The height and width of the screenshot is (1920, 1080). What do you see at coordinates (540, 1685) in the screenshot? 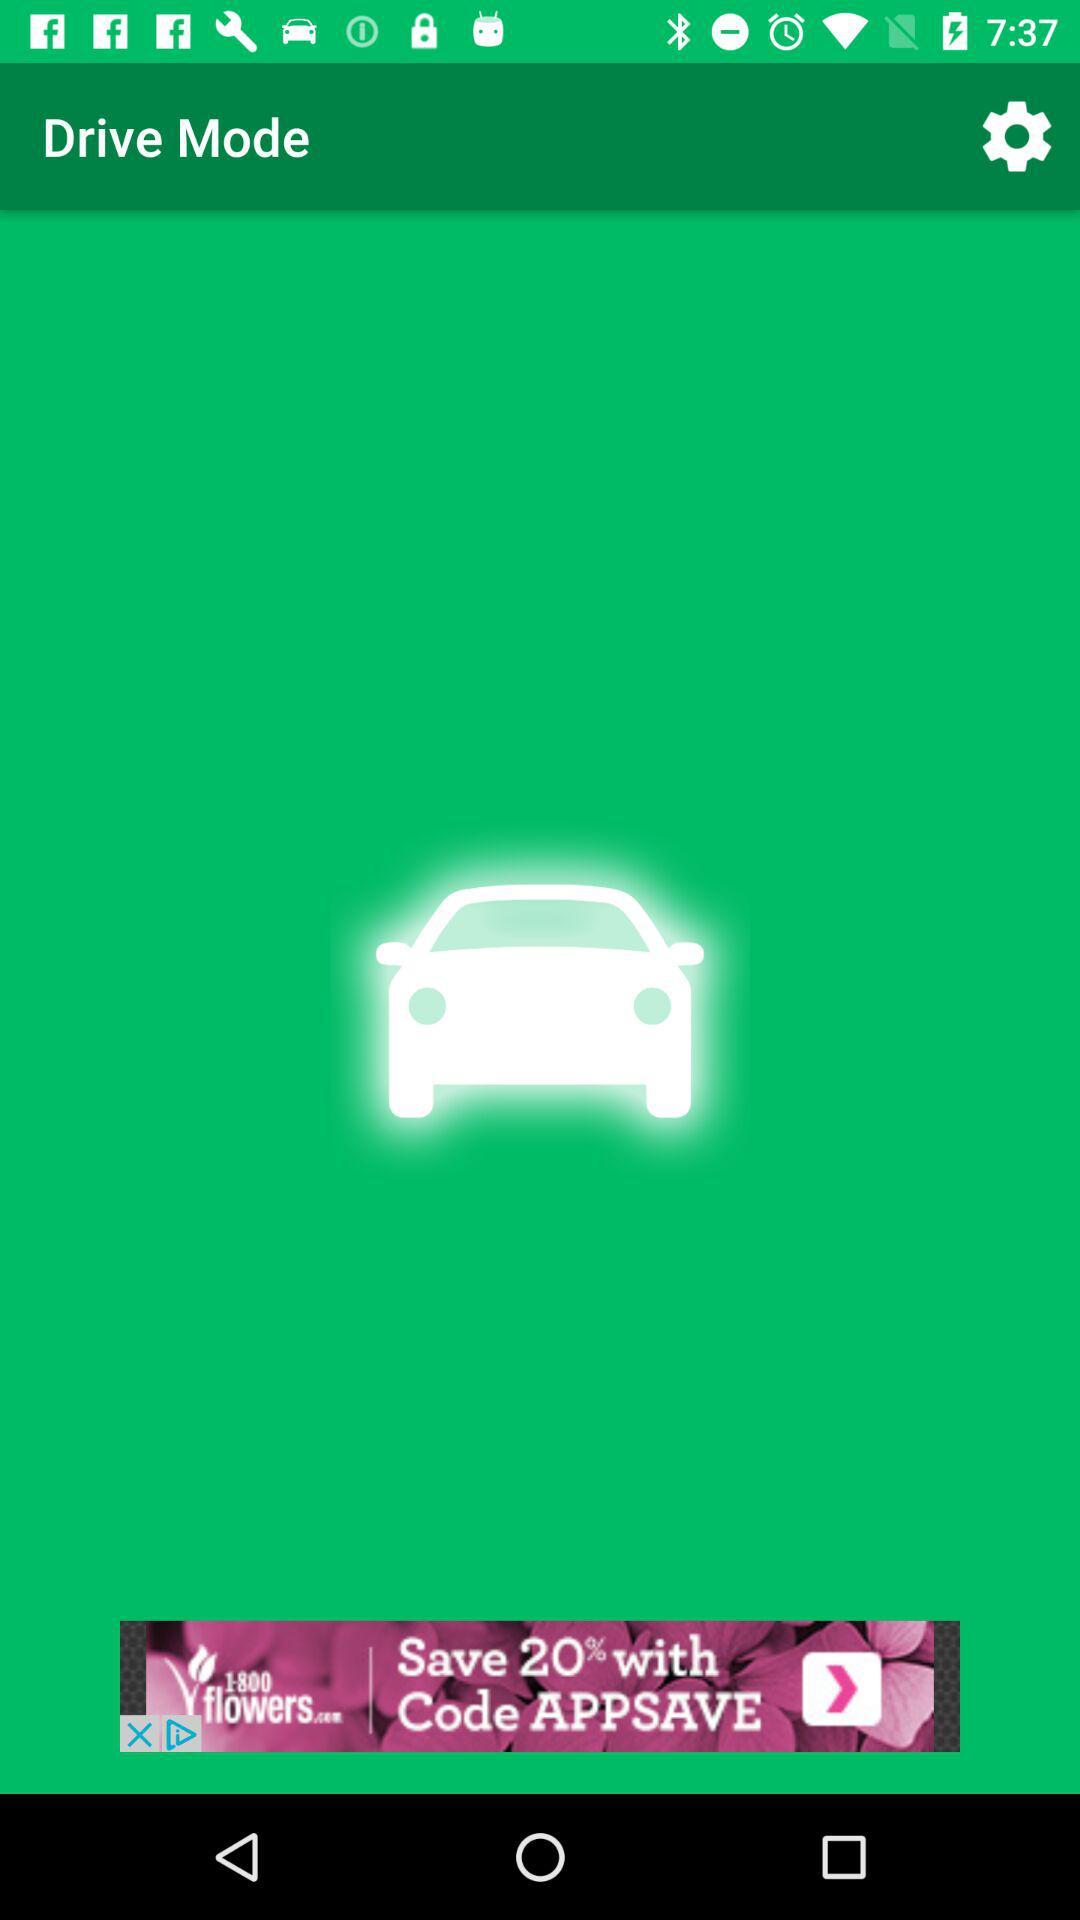
I see `advertisement` at bounding box center [540, 1685].